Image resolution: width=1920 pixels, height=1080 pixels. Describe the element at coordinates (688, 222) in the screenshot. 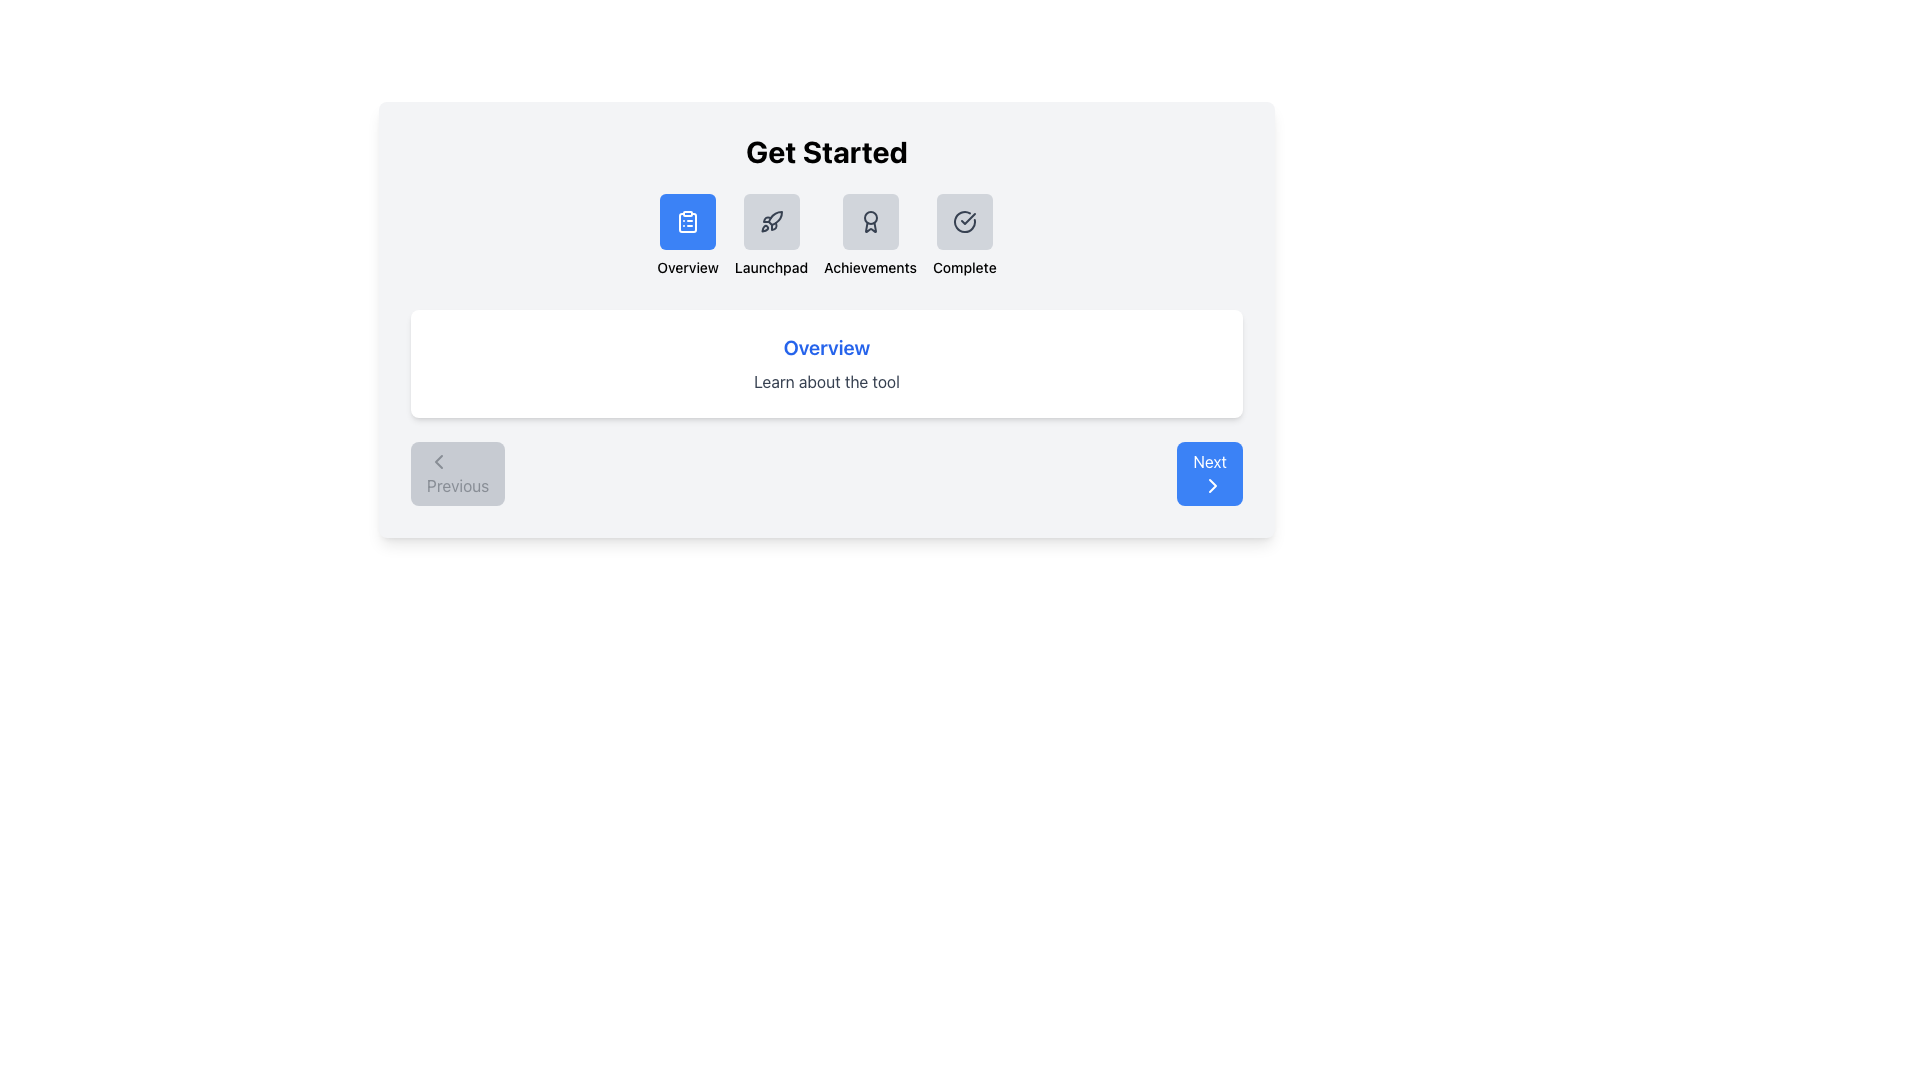

I see `the 'Overview' icon located within the first blue square button in the navigation section` at that location.